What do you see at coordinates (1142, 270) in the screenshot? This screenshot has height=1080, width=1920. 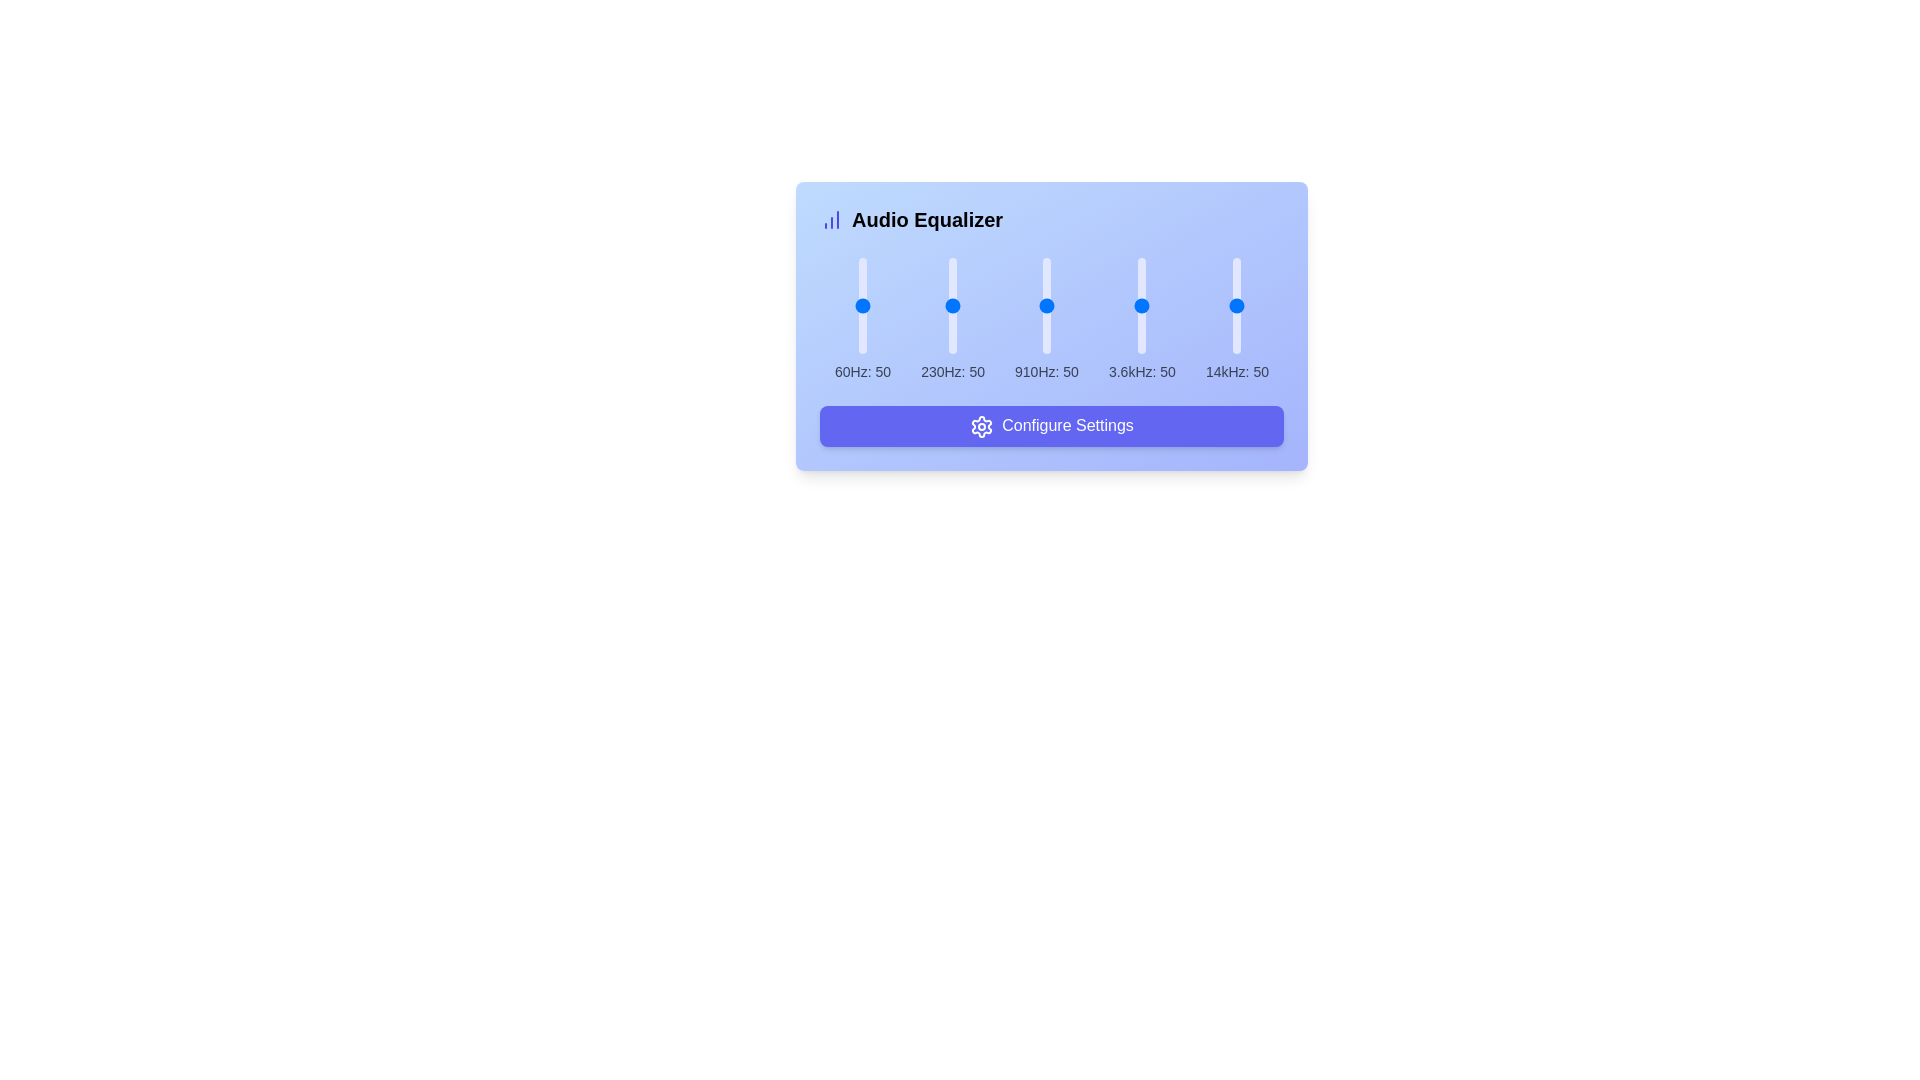 I see `the thumb of the vertical slider labeled '3.6kHz: 50'` at bounding box center [1142, 270].